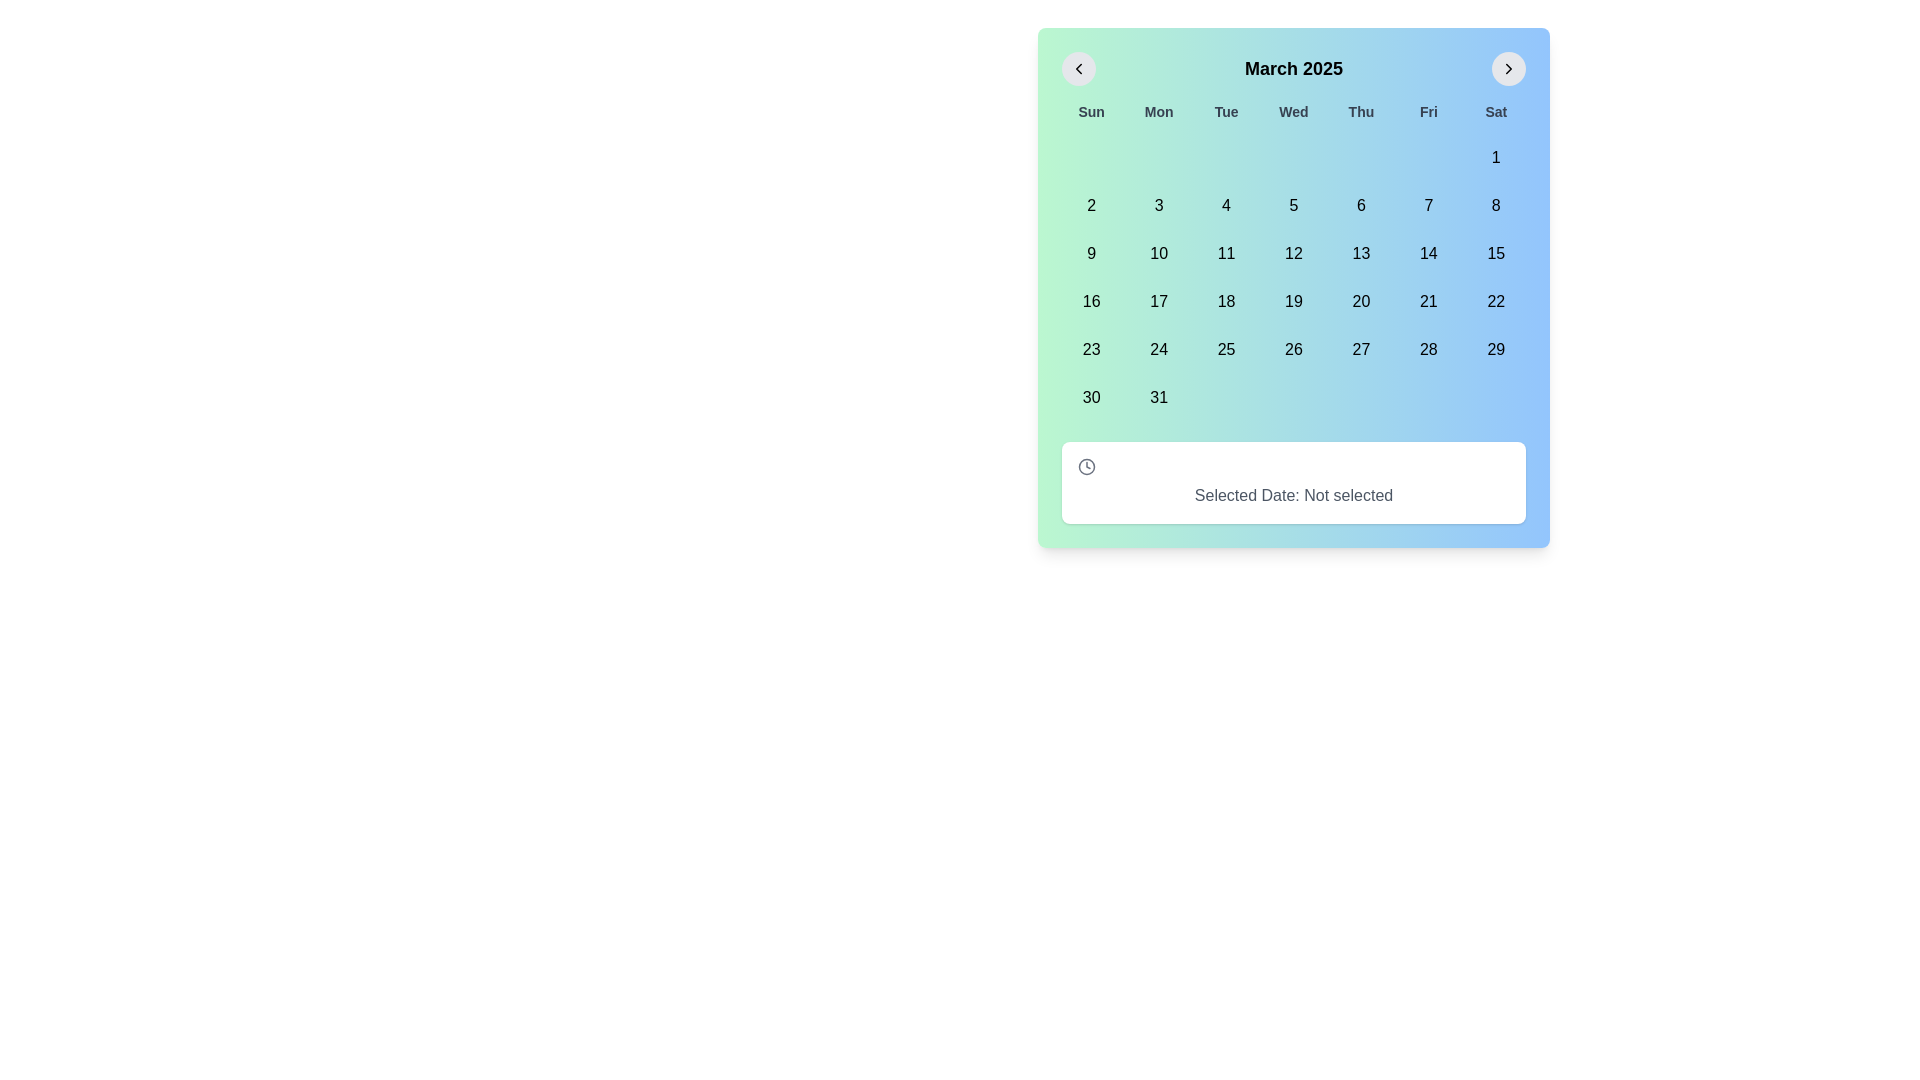 Image resolution: width=1920 pixels, height=1080 pixels. What do you see at coordinates (1225, 111) in the screenshot?
I see `the Text label indicating 'Tue', which is the third item in the calendar grid layout, positioned between 'Mon' and 'Wed'` at bounding box center [1225, 111].